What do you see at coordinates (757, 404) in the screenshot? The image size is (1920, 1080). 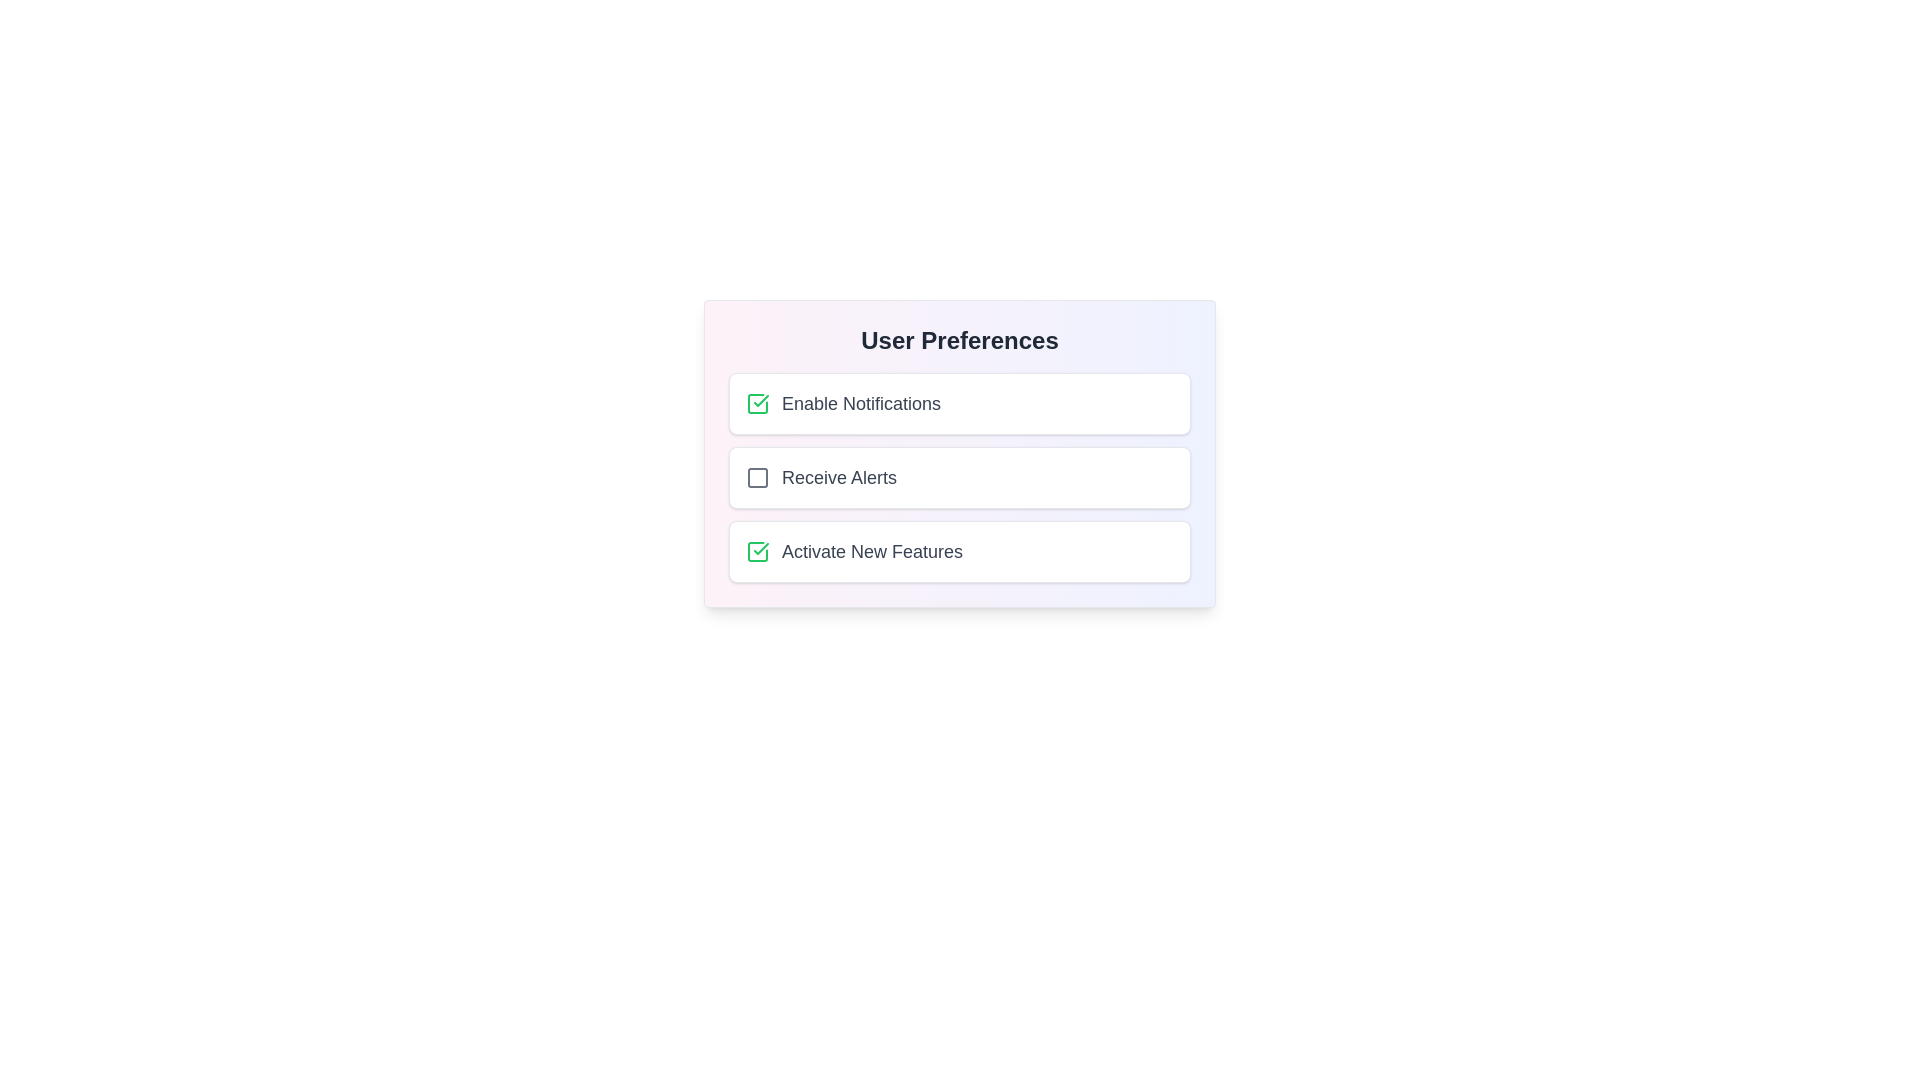 I see `the checkbox in the top-left corner of the 'Enable Notifications' preference row` at bounding box center [757, 404].